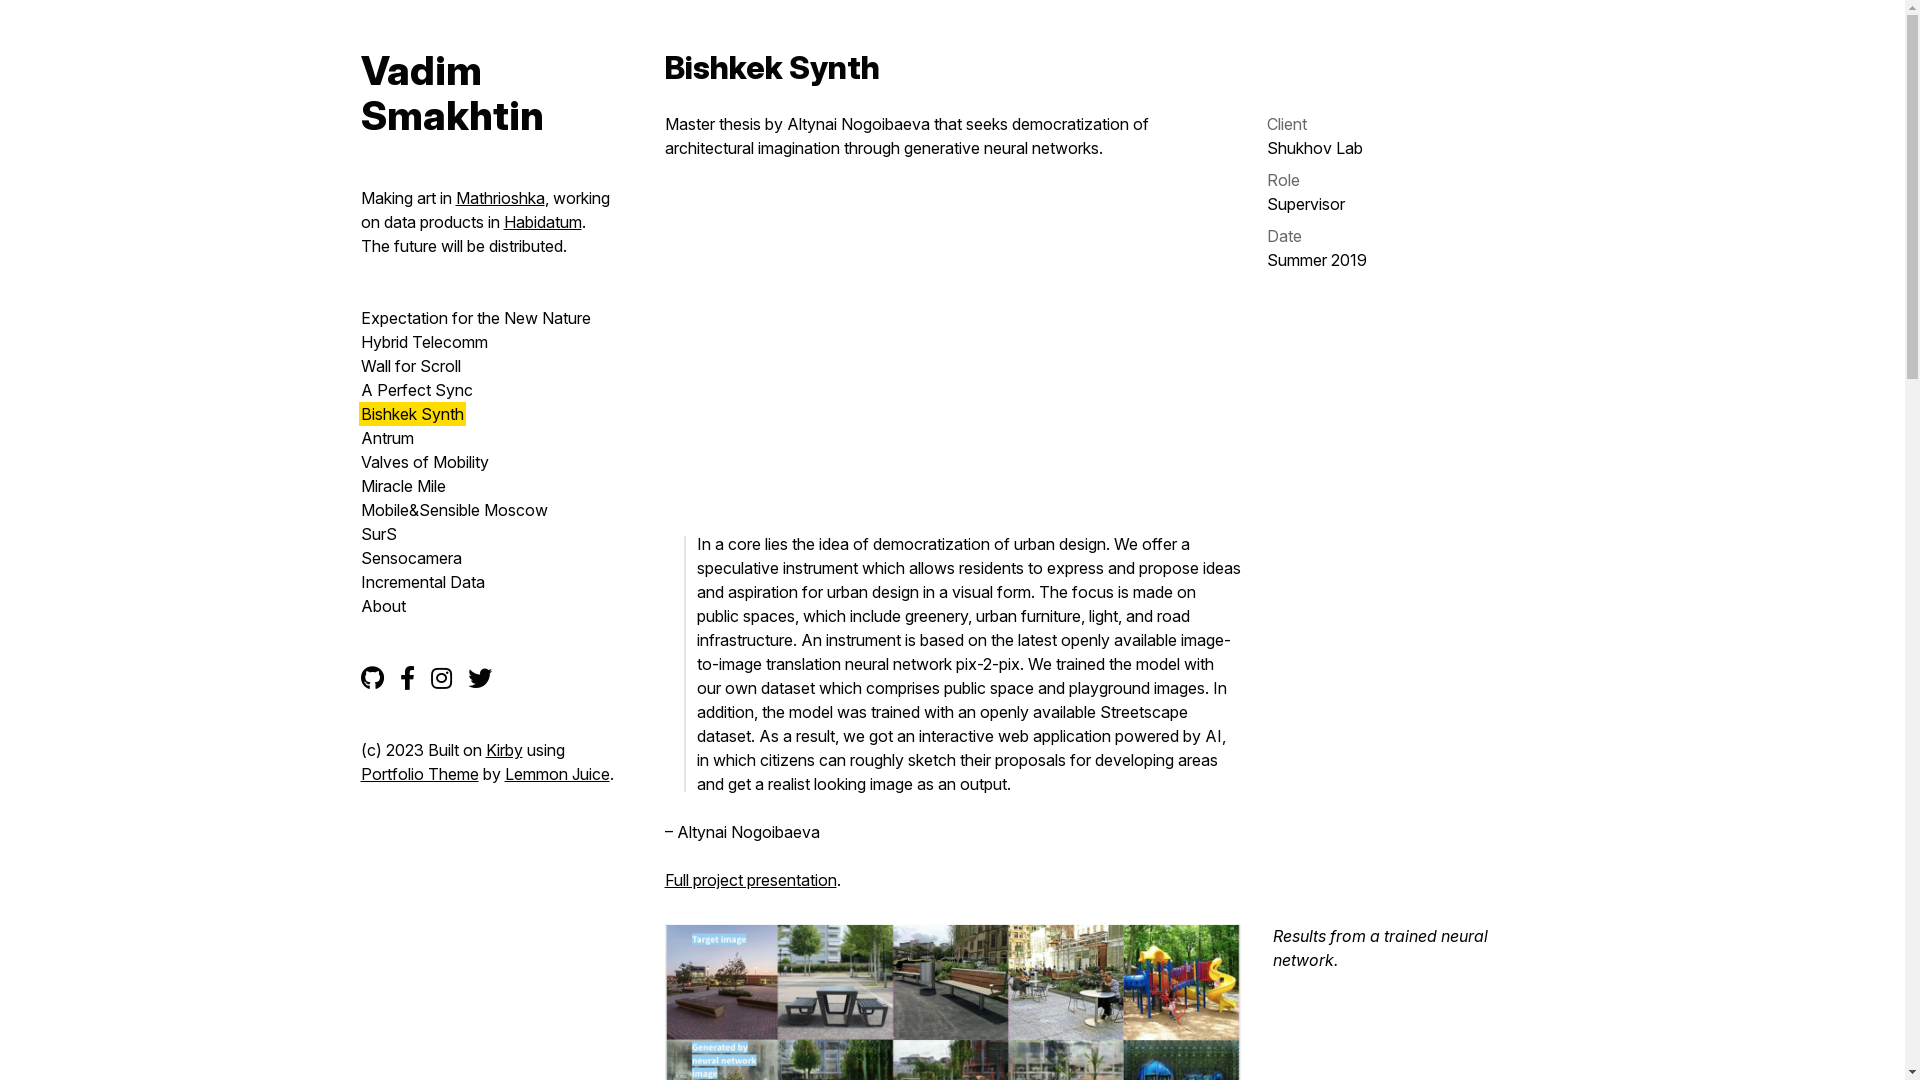  What do you see at coordinates (382, 604) in the screenshot?
I see `'About'` at bounding box center [382, 604].